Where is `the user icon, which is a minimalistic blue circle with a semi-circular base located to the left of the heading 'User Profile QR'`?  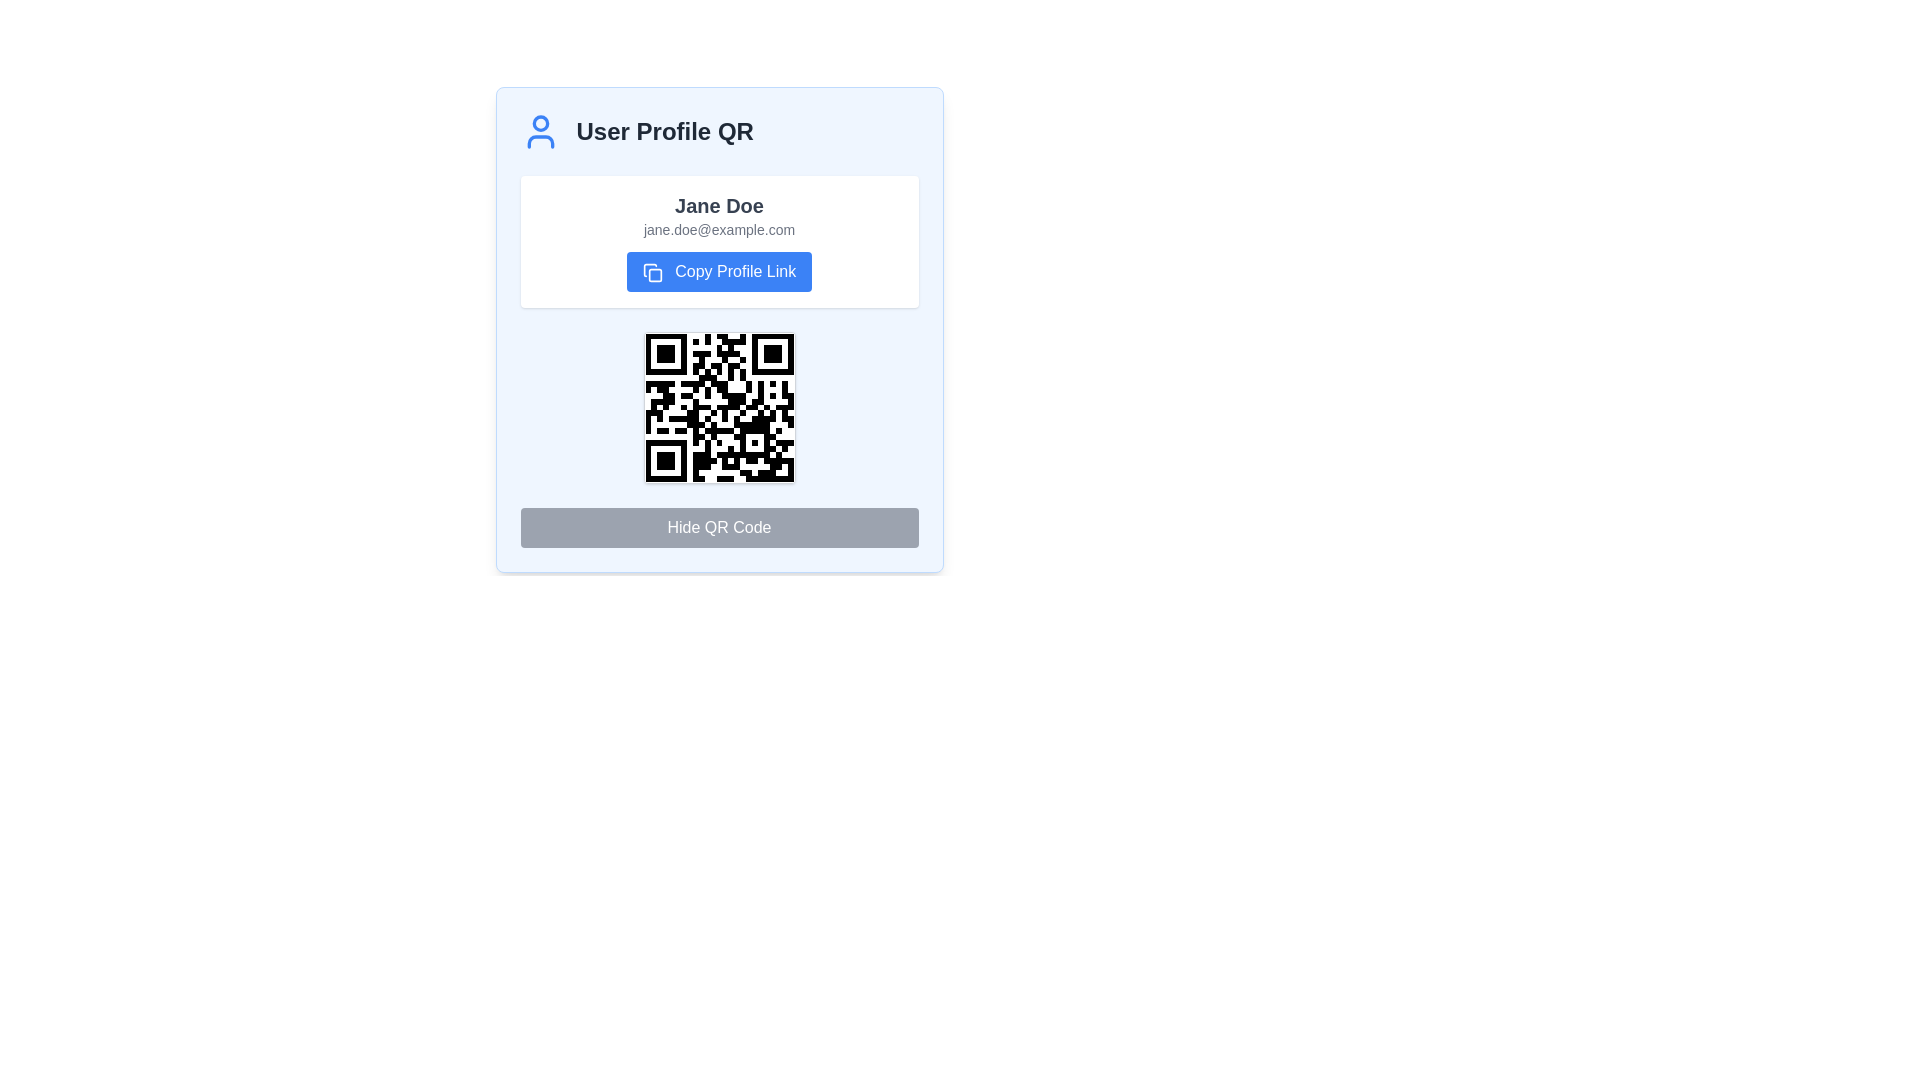
the user icon, which is a minimalistic blue circle with a semi-circular base located to the left of the heading 'User Profile QR' is located at coordinates (540, 131).